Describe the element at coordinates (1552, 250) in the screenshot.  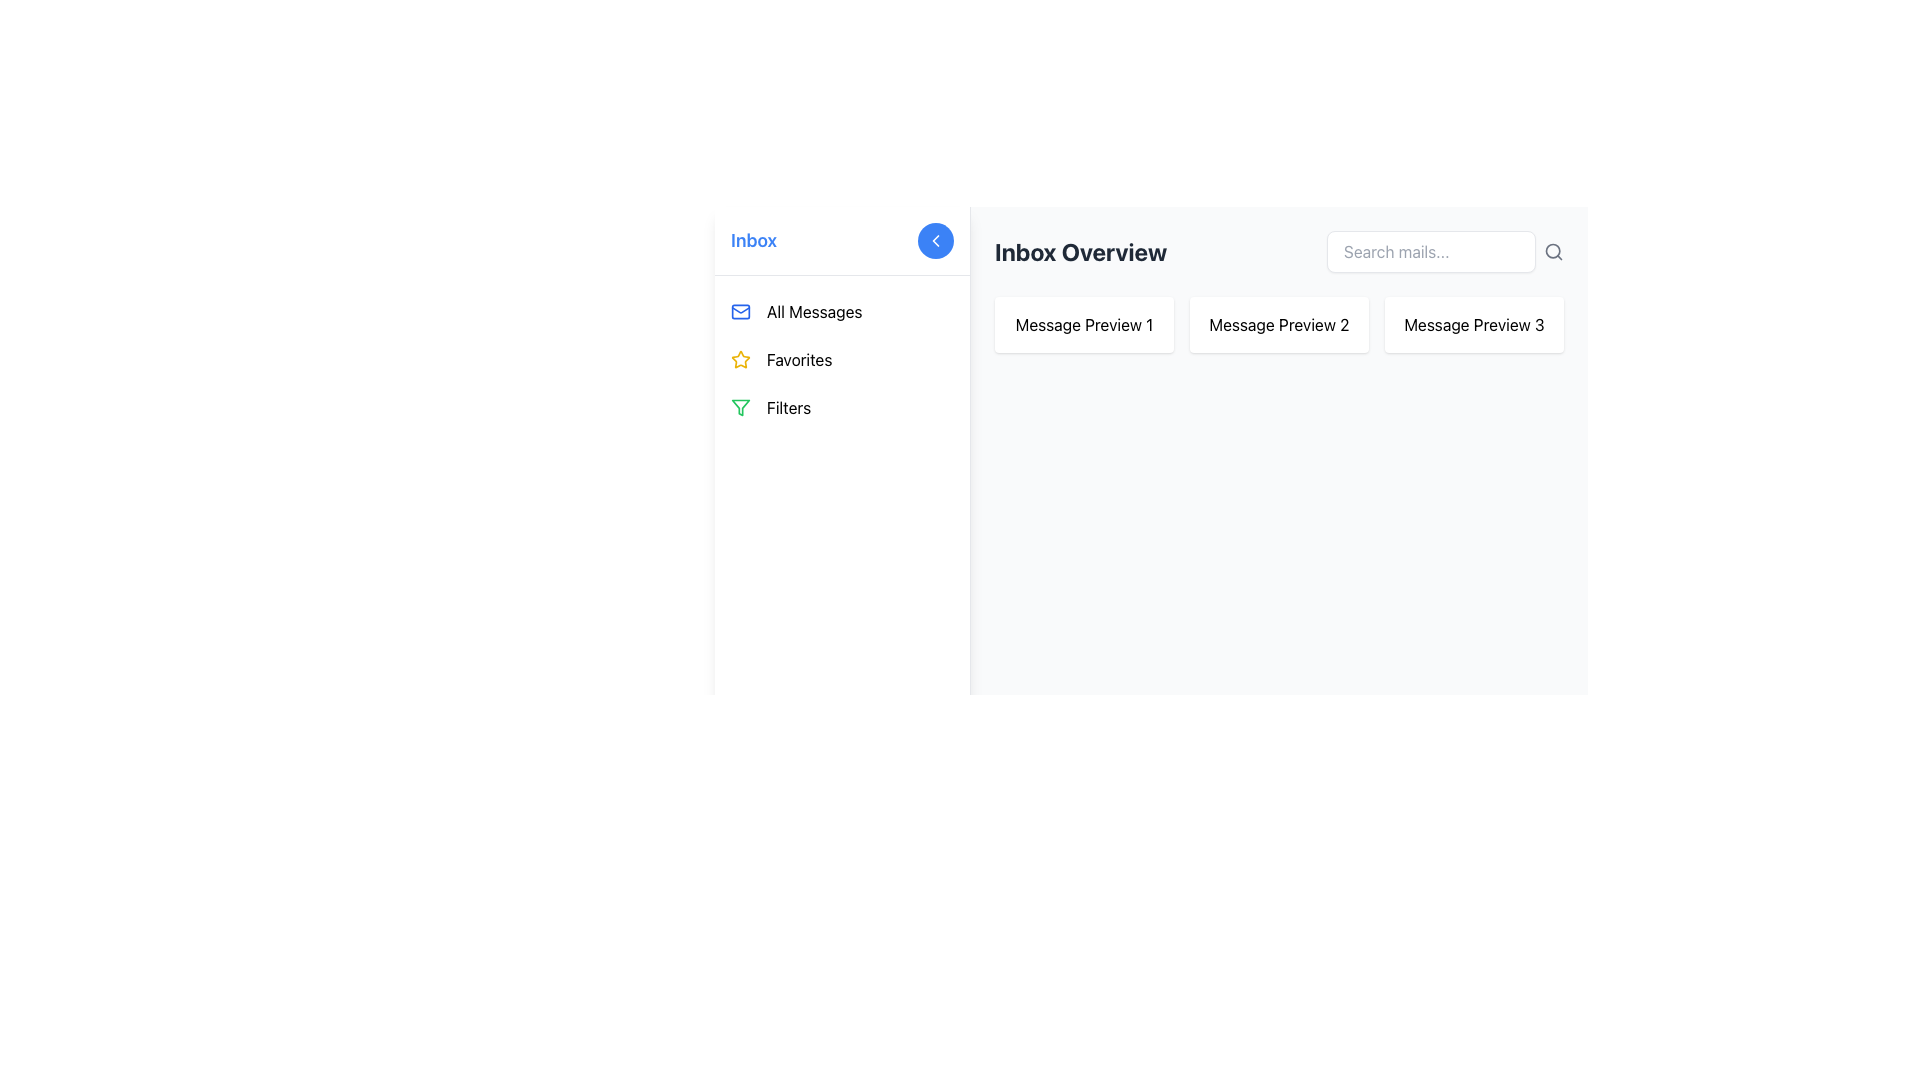
I see `the circular magnifying glass lens within the search icon located at the top-right of the application's interface` at that location.